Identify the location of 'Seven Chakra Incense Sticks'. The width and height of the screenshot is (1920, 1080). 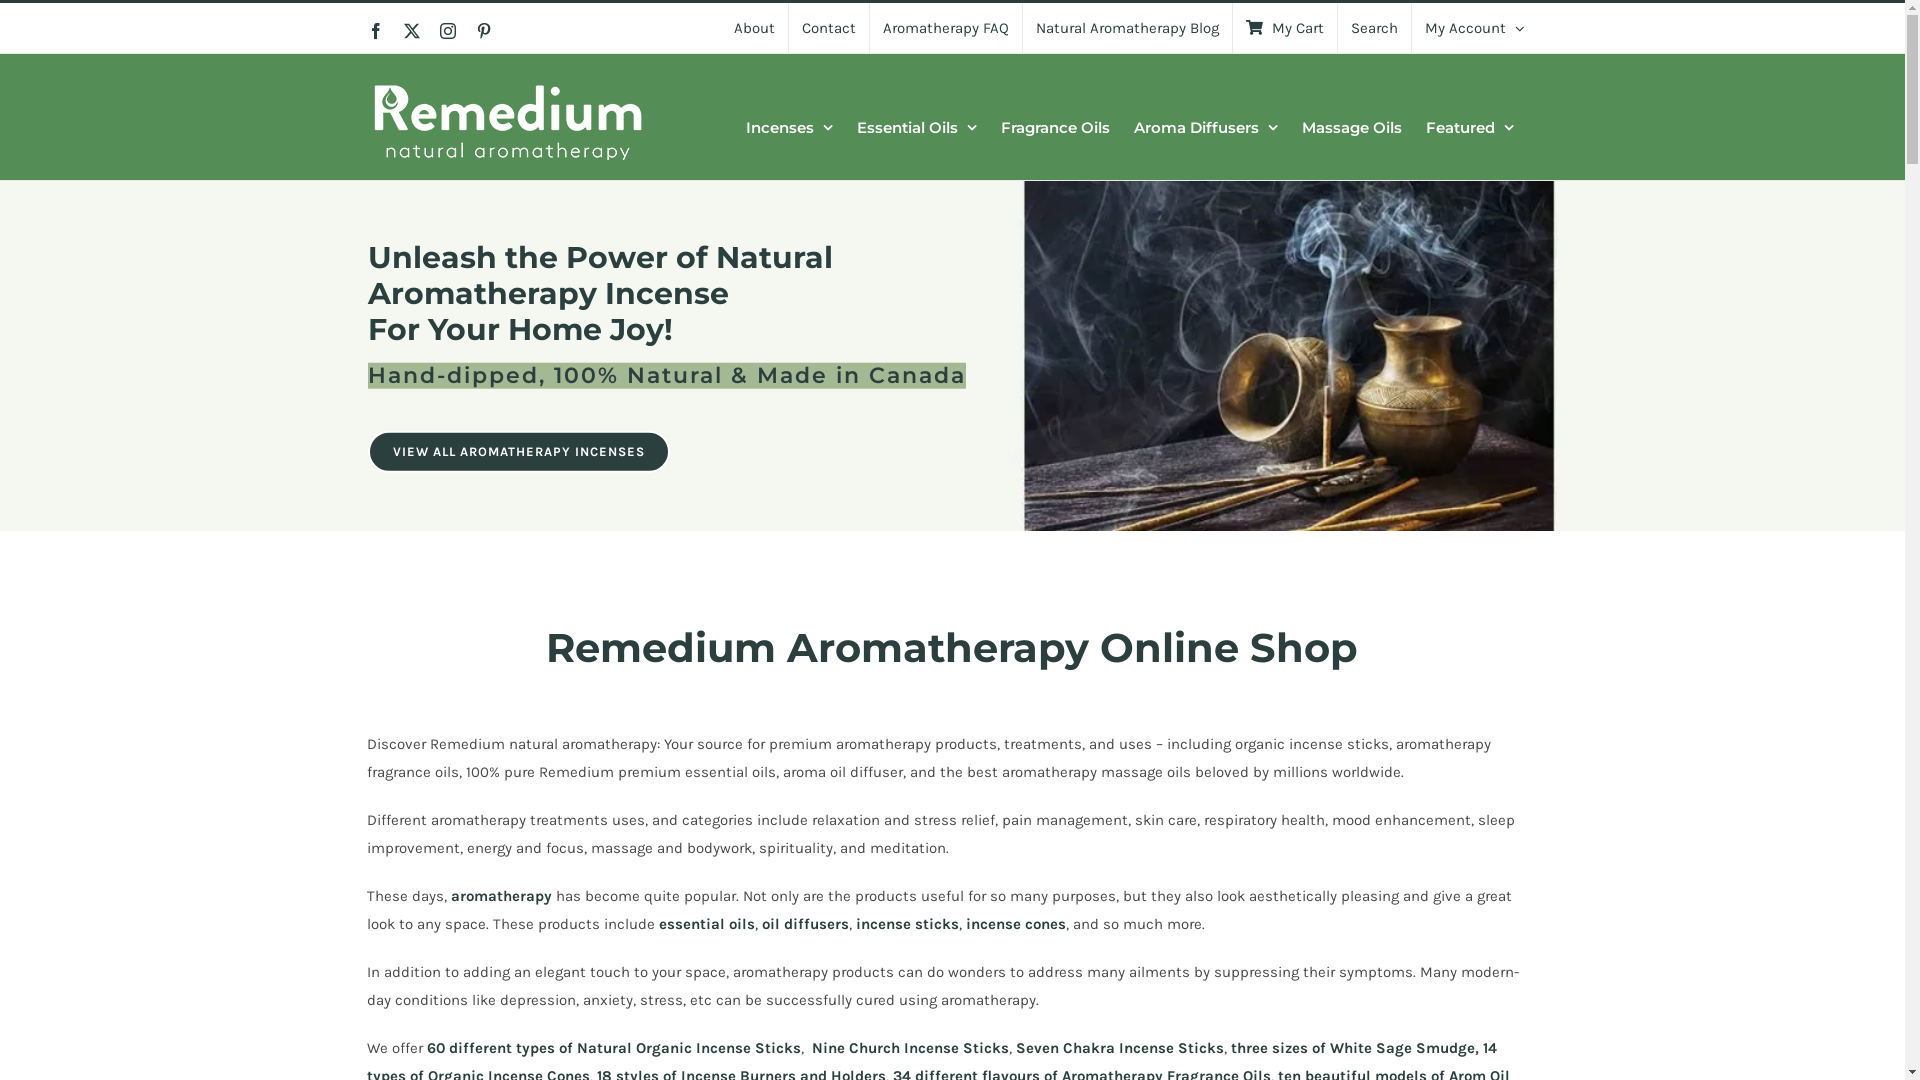
(1118, 1047).